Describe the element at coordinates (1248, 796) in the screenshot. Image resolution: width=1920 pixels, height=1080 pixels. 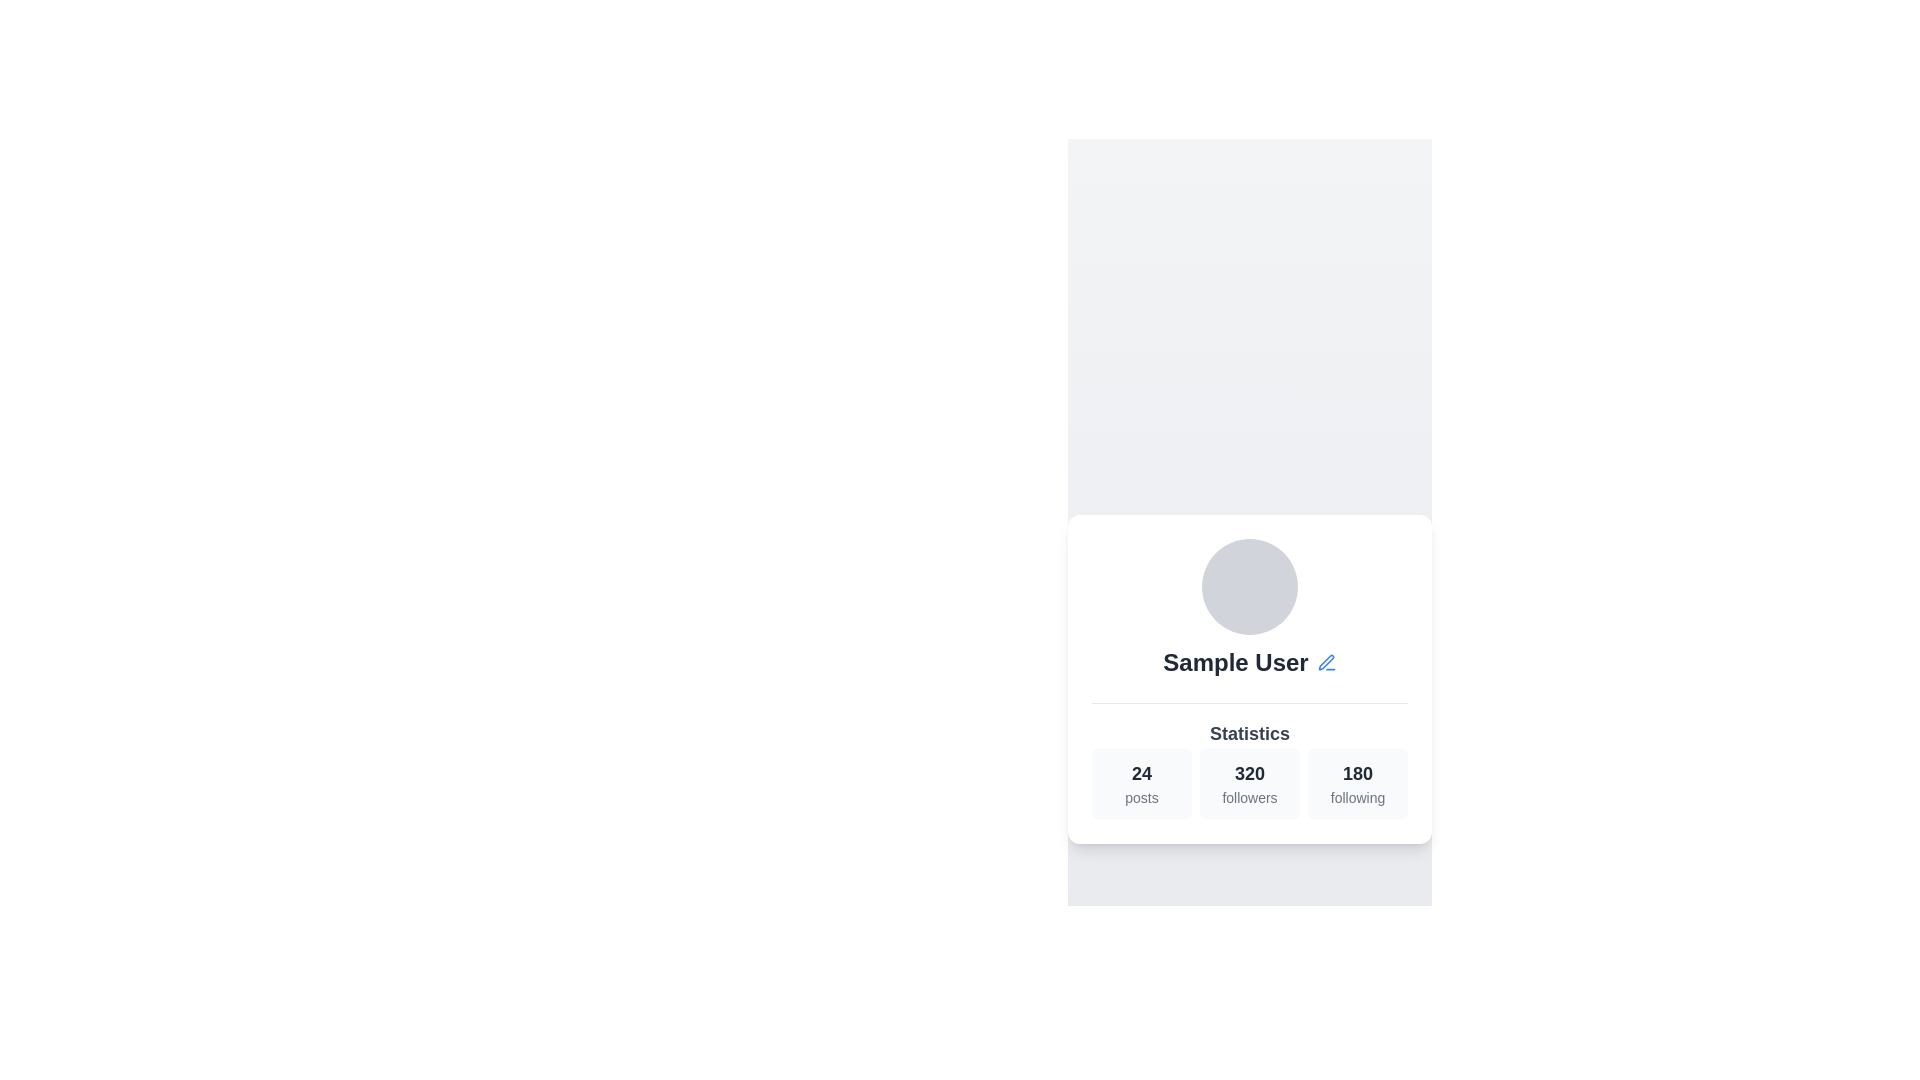
I see `the static text label that describes the followers count, located beneath the number '320' in the central statistics card` at that location.